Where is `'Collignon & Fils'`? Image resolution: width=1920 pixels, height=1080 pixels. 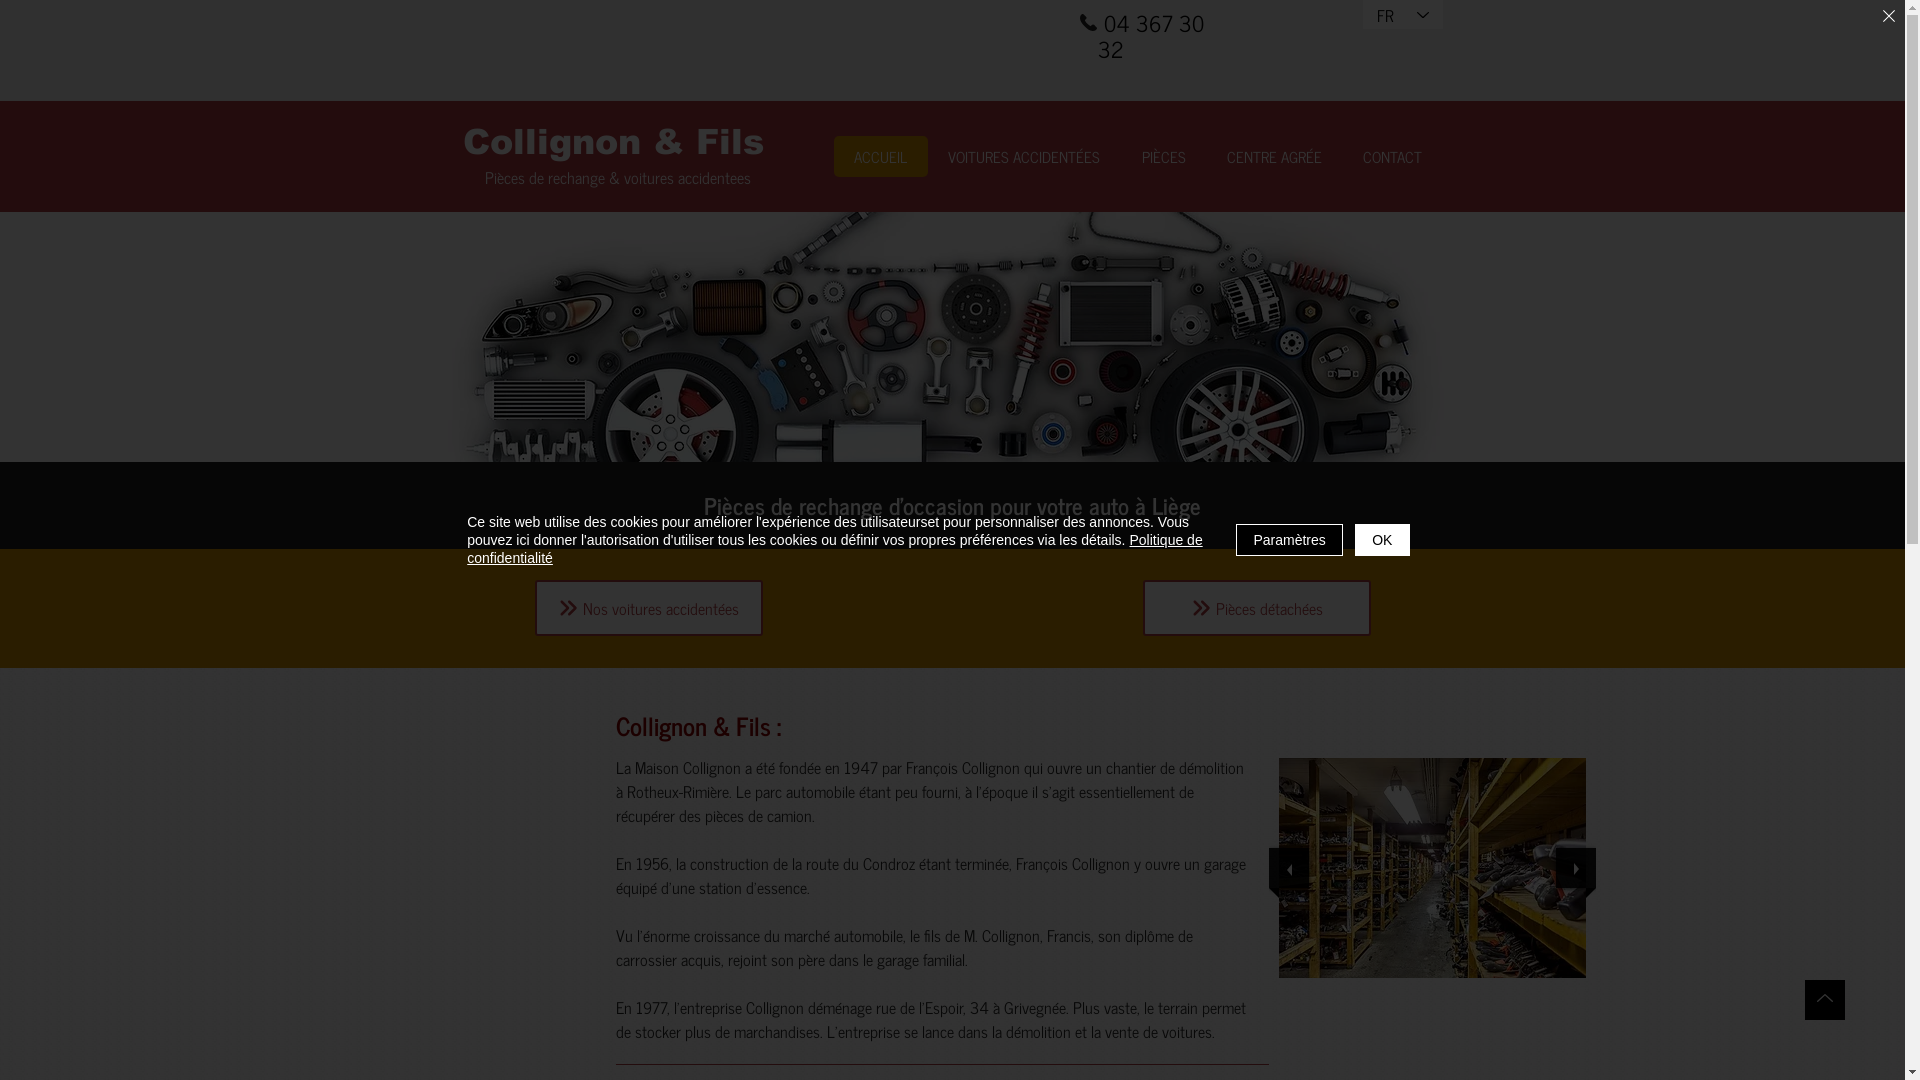 'Collignon & Fils' is located at coordinates (611, 140).